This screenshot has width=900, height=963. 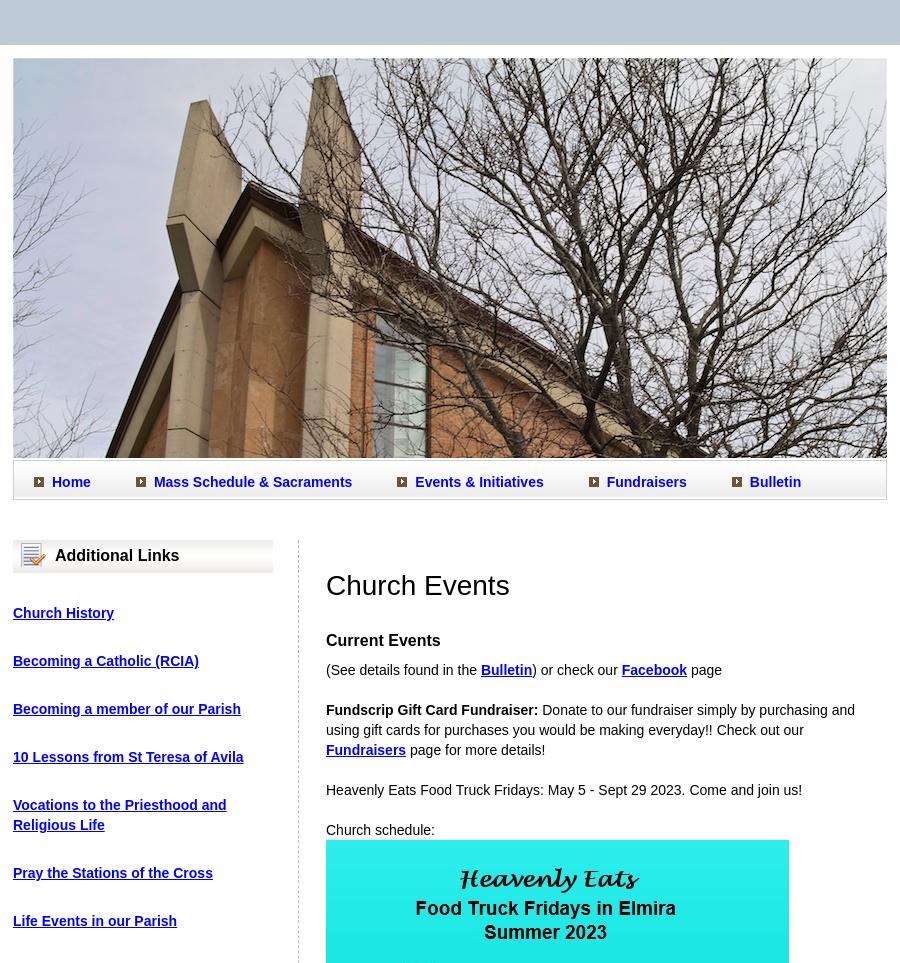 I want to click on 'Church History', so click(x=62, y=612).